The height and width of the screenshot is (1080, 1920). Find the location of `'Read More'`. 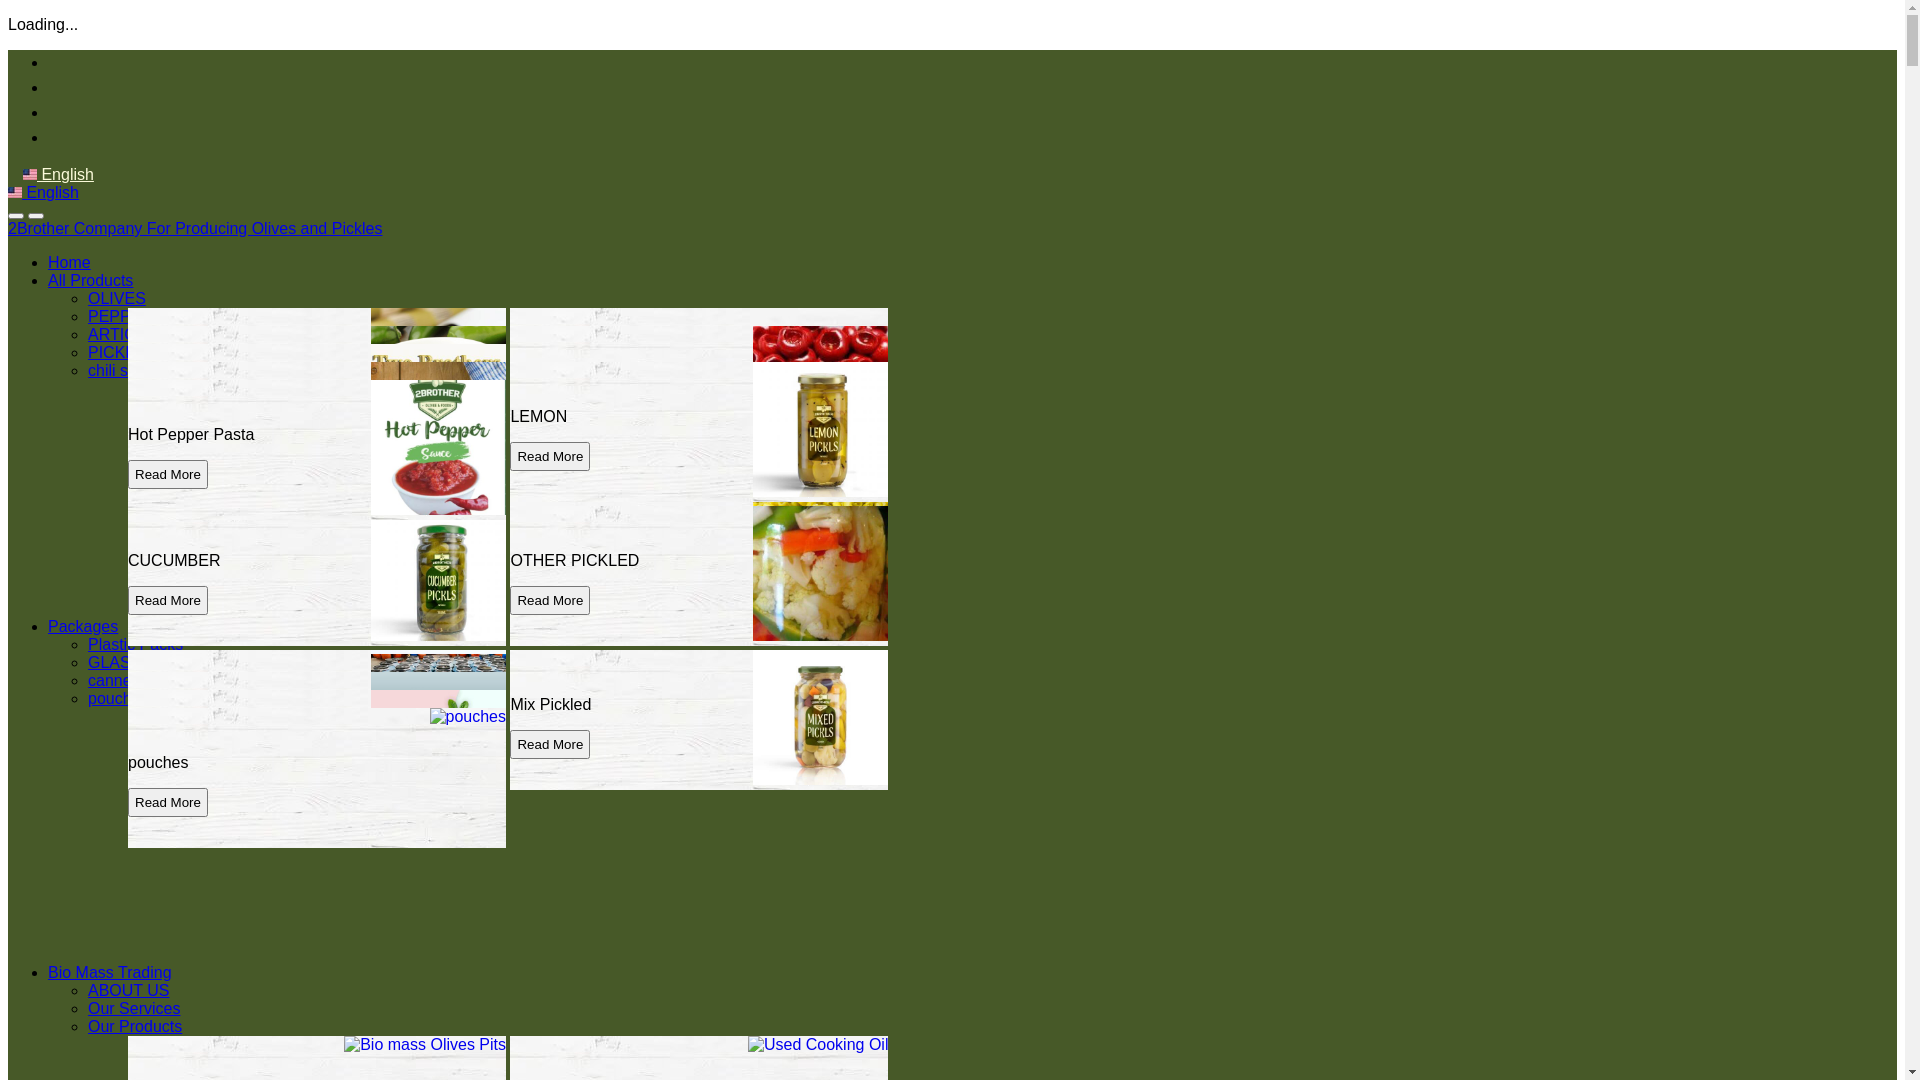

'Read More' is located at coordinates (168, 744).